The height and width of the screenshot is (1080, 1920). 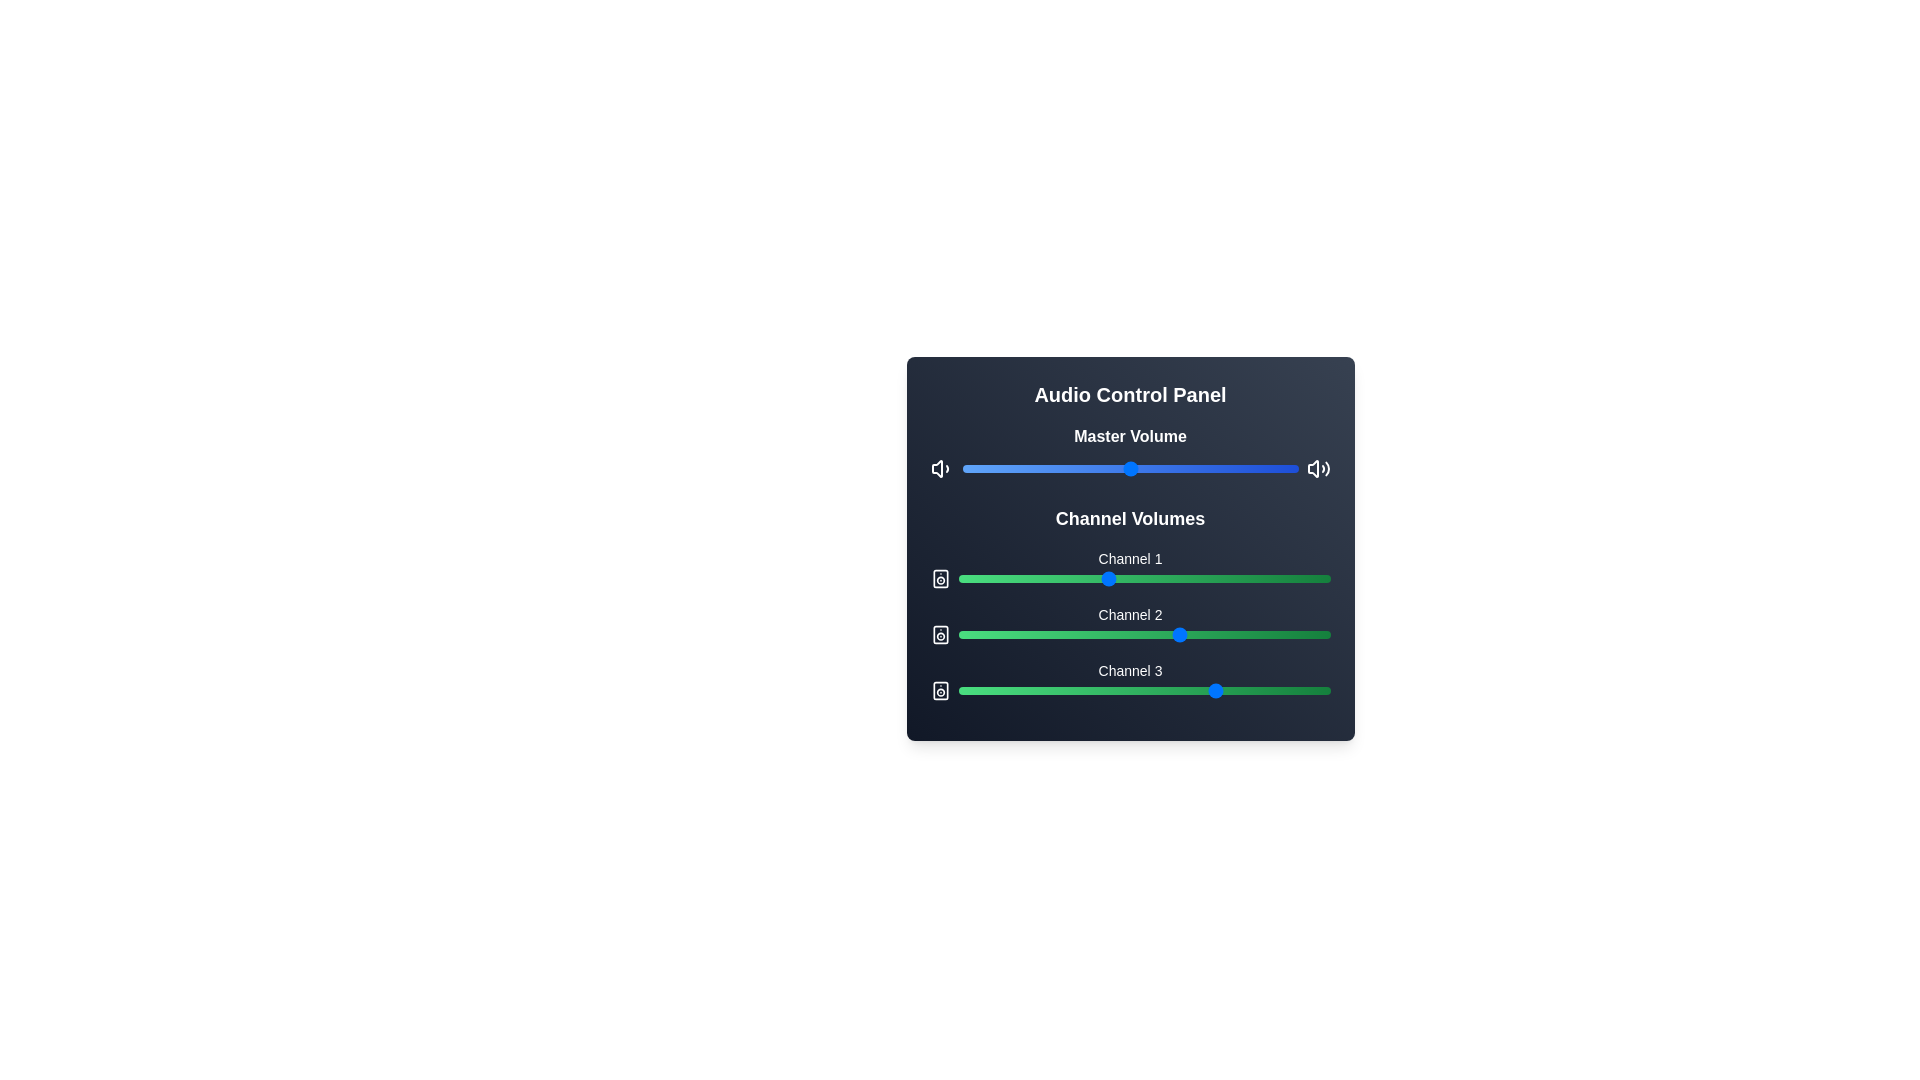 I want to click on the slider value, so click(x=1155, y=635).